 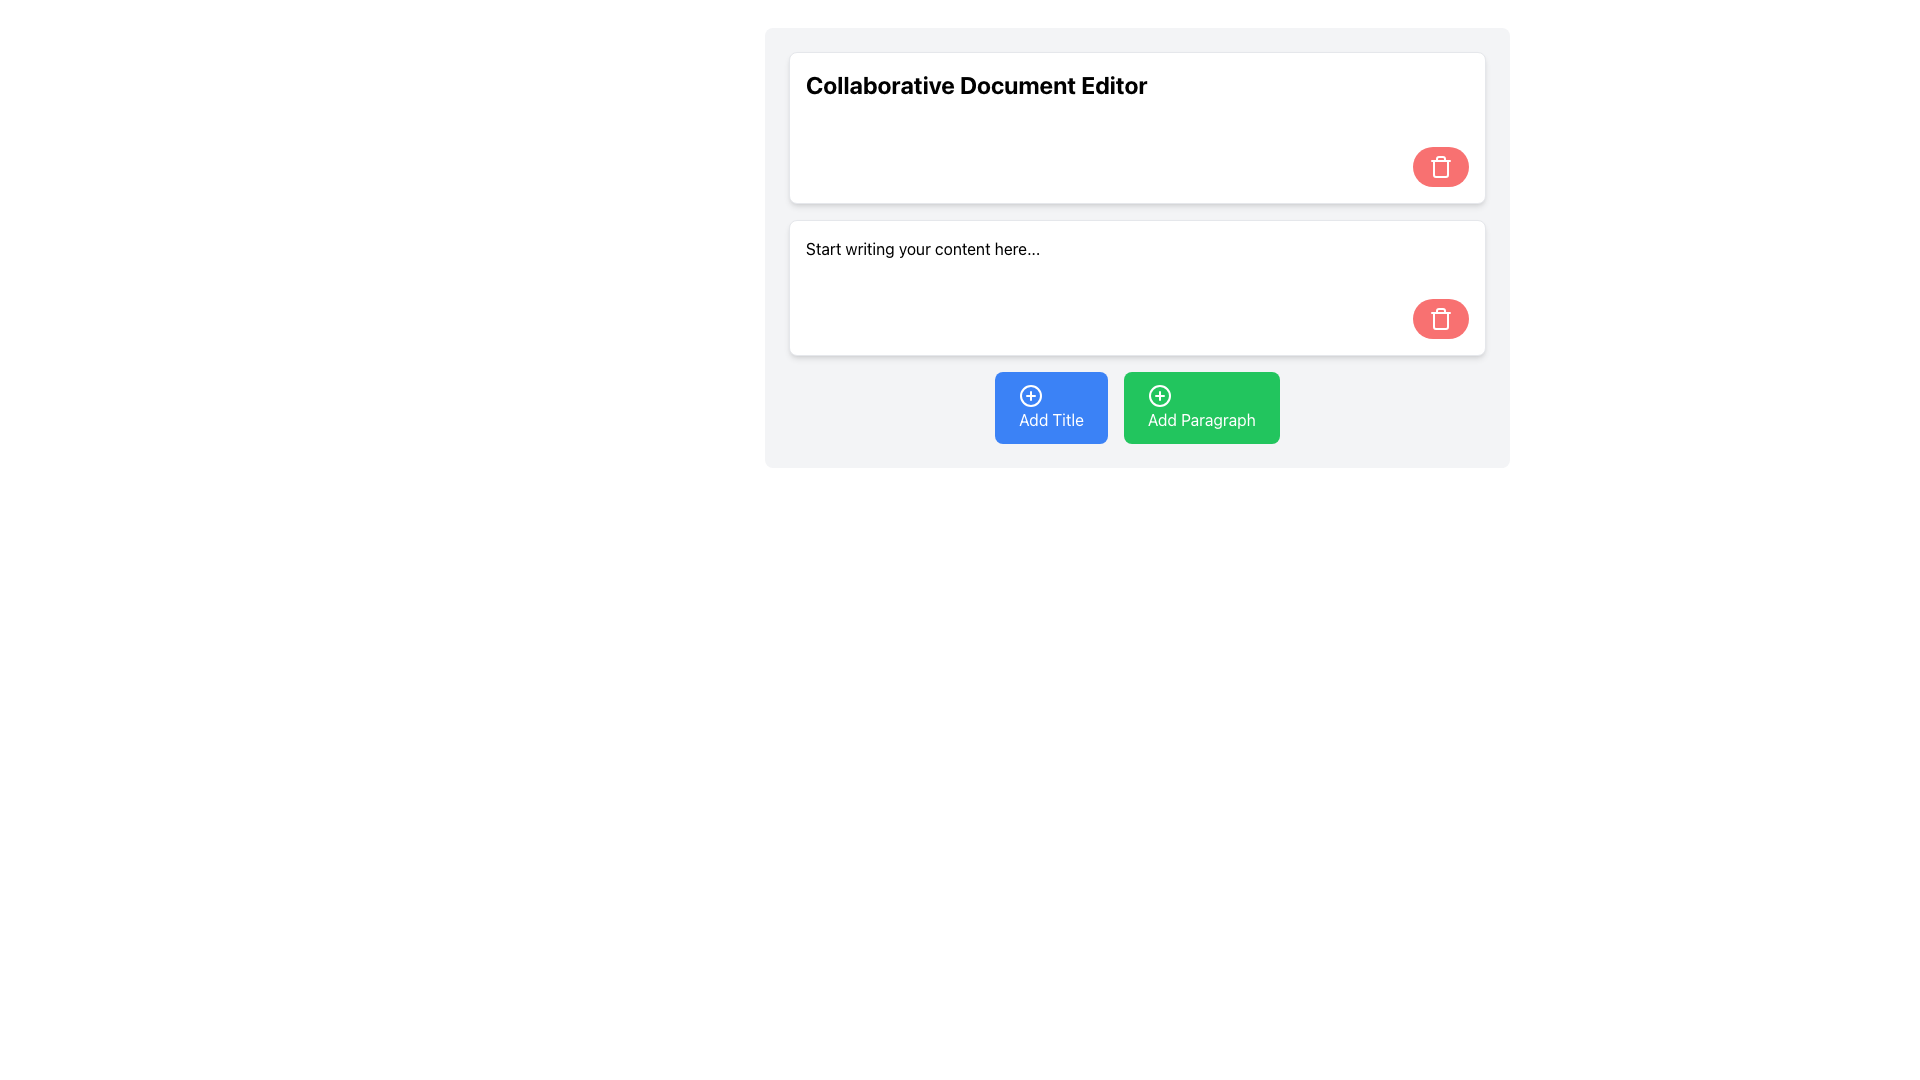 What do you see at coordinates (1440, 318) in the screenshot?
I see `the trash bin icon button, which is styled in white and located within a red circular button at the bottom right of the page` at bounding box center [1440, 318].